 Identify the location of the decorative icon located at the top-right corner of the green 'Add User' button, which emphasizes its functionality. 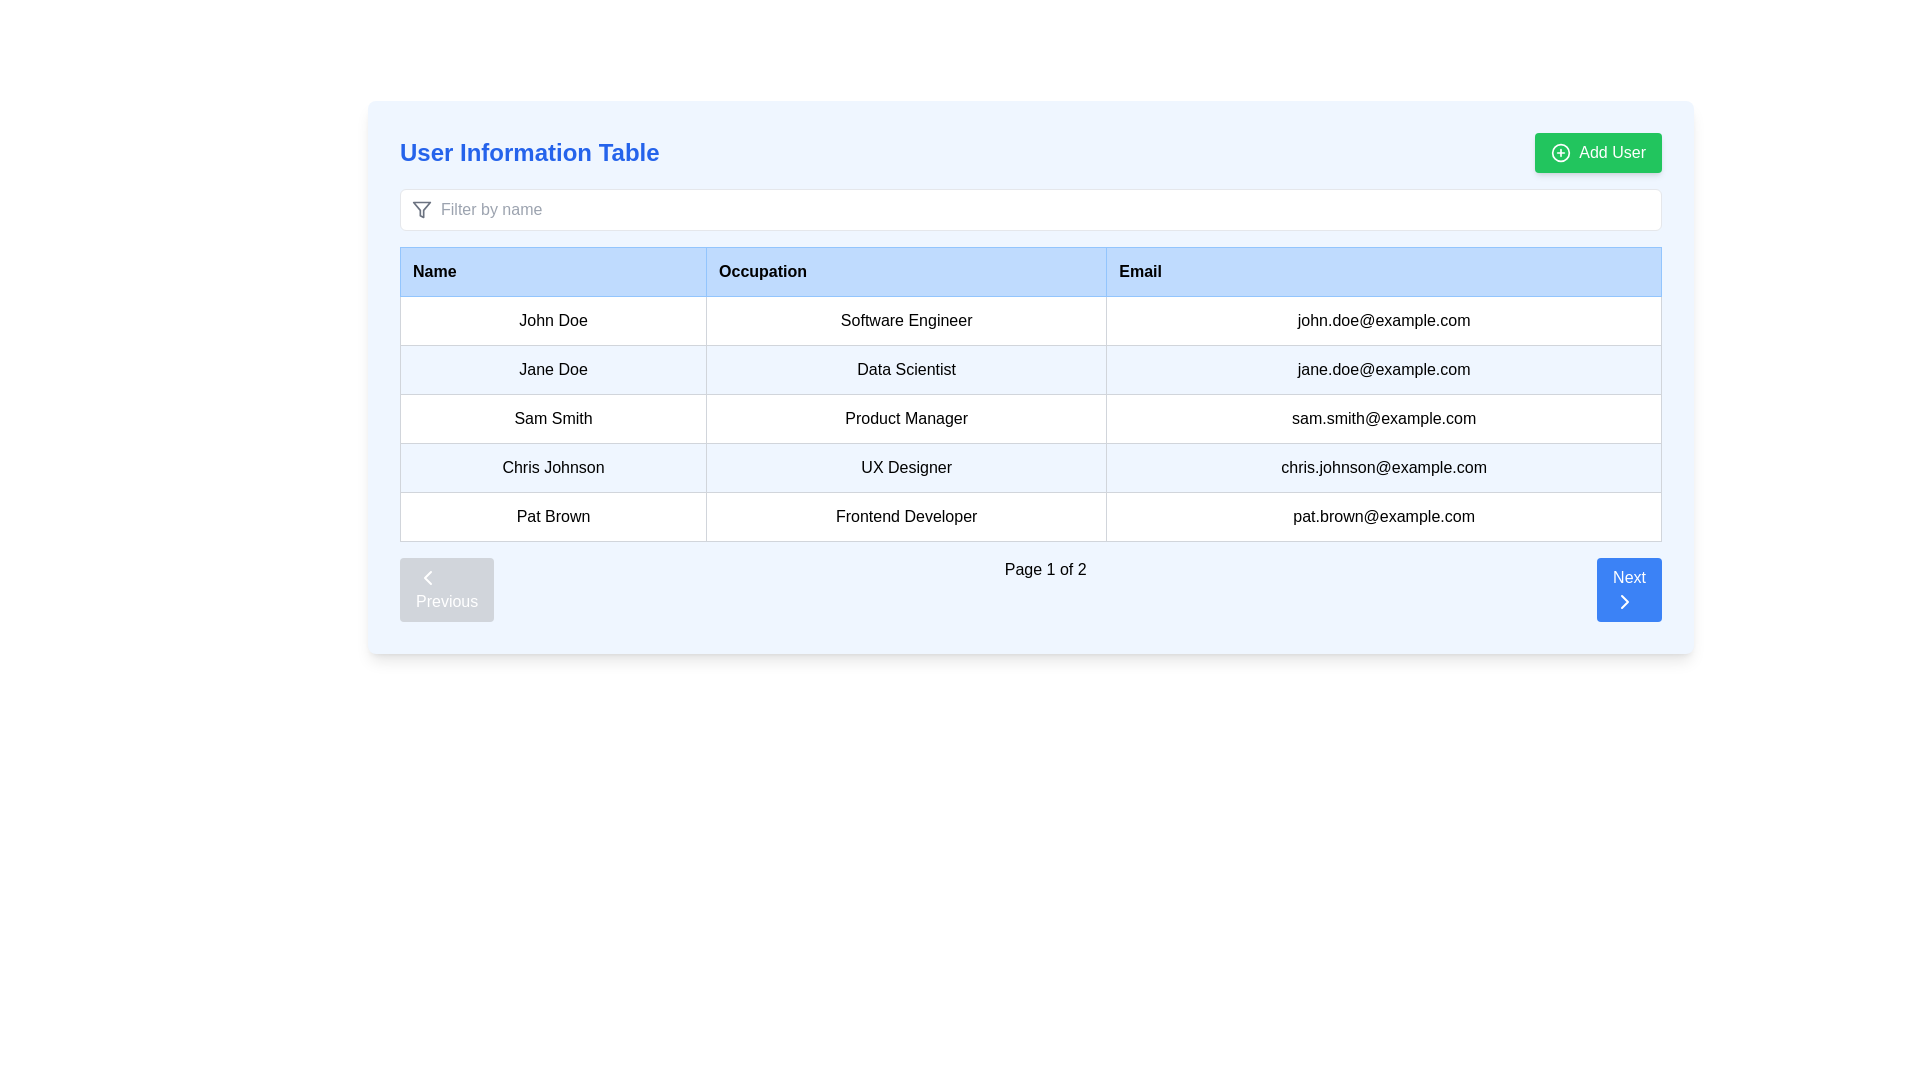
(1560, 152).